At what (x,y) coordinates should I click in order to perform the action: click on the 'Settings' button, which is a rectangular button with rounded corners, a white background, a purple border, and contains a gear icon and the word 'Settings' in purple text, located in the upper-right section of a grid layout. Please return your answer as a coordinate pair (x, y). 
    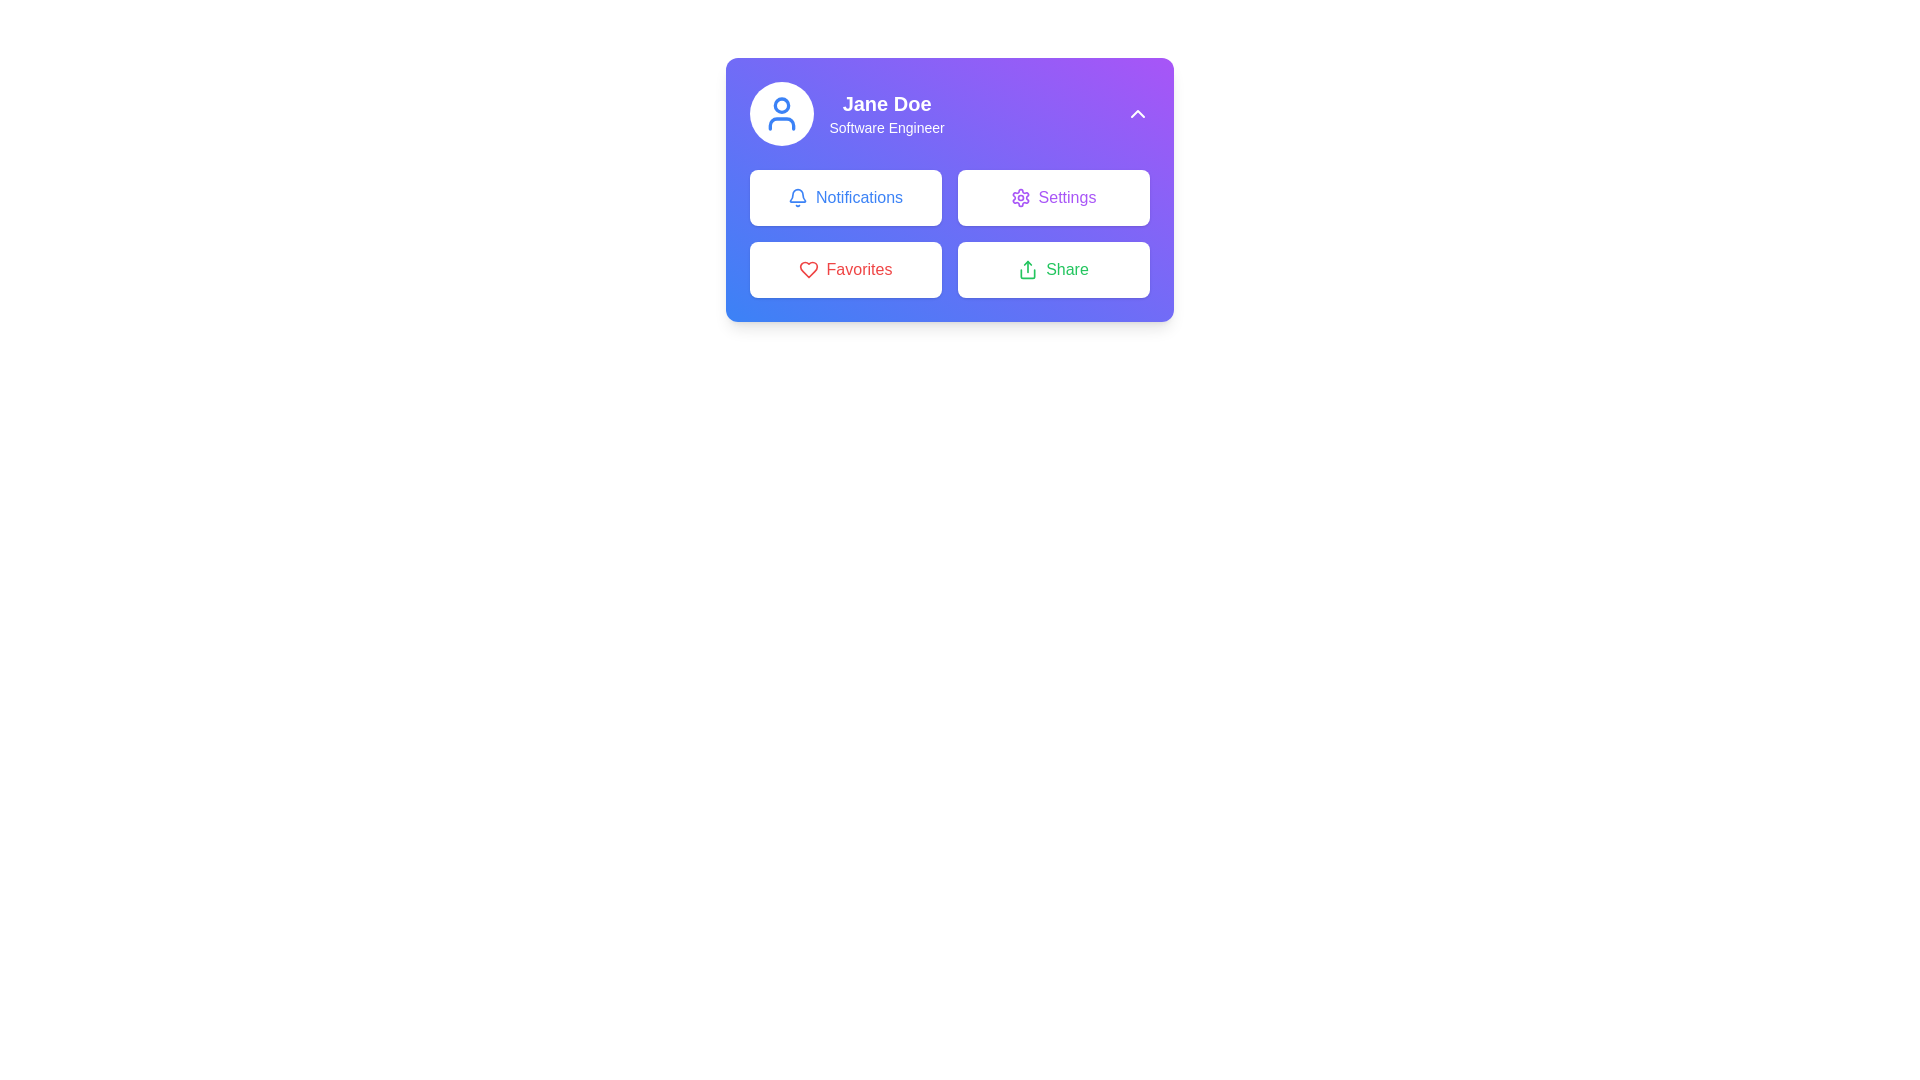
    Looking at the image, I should click on (1052, 197).